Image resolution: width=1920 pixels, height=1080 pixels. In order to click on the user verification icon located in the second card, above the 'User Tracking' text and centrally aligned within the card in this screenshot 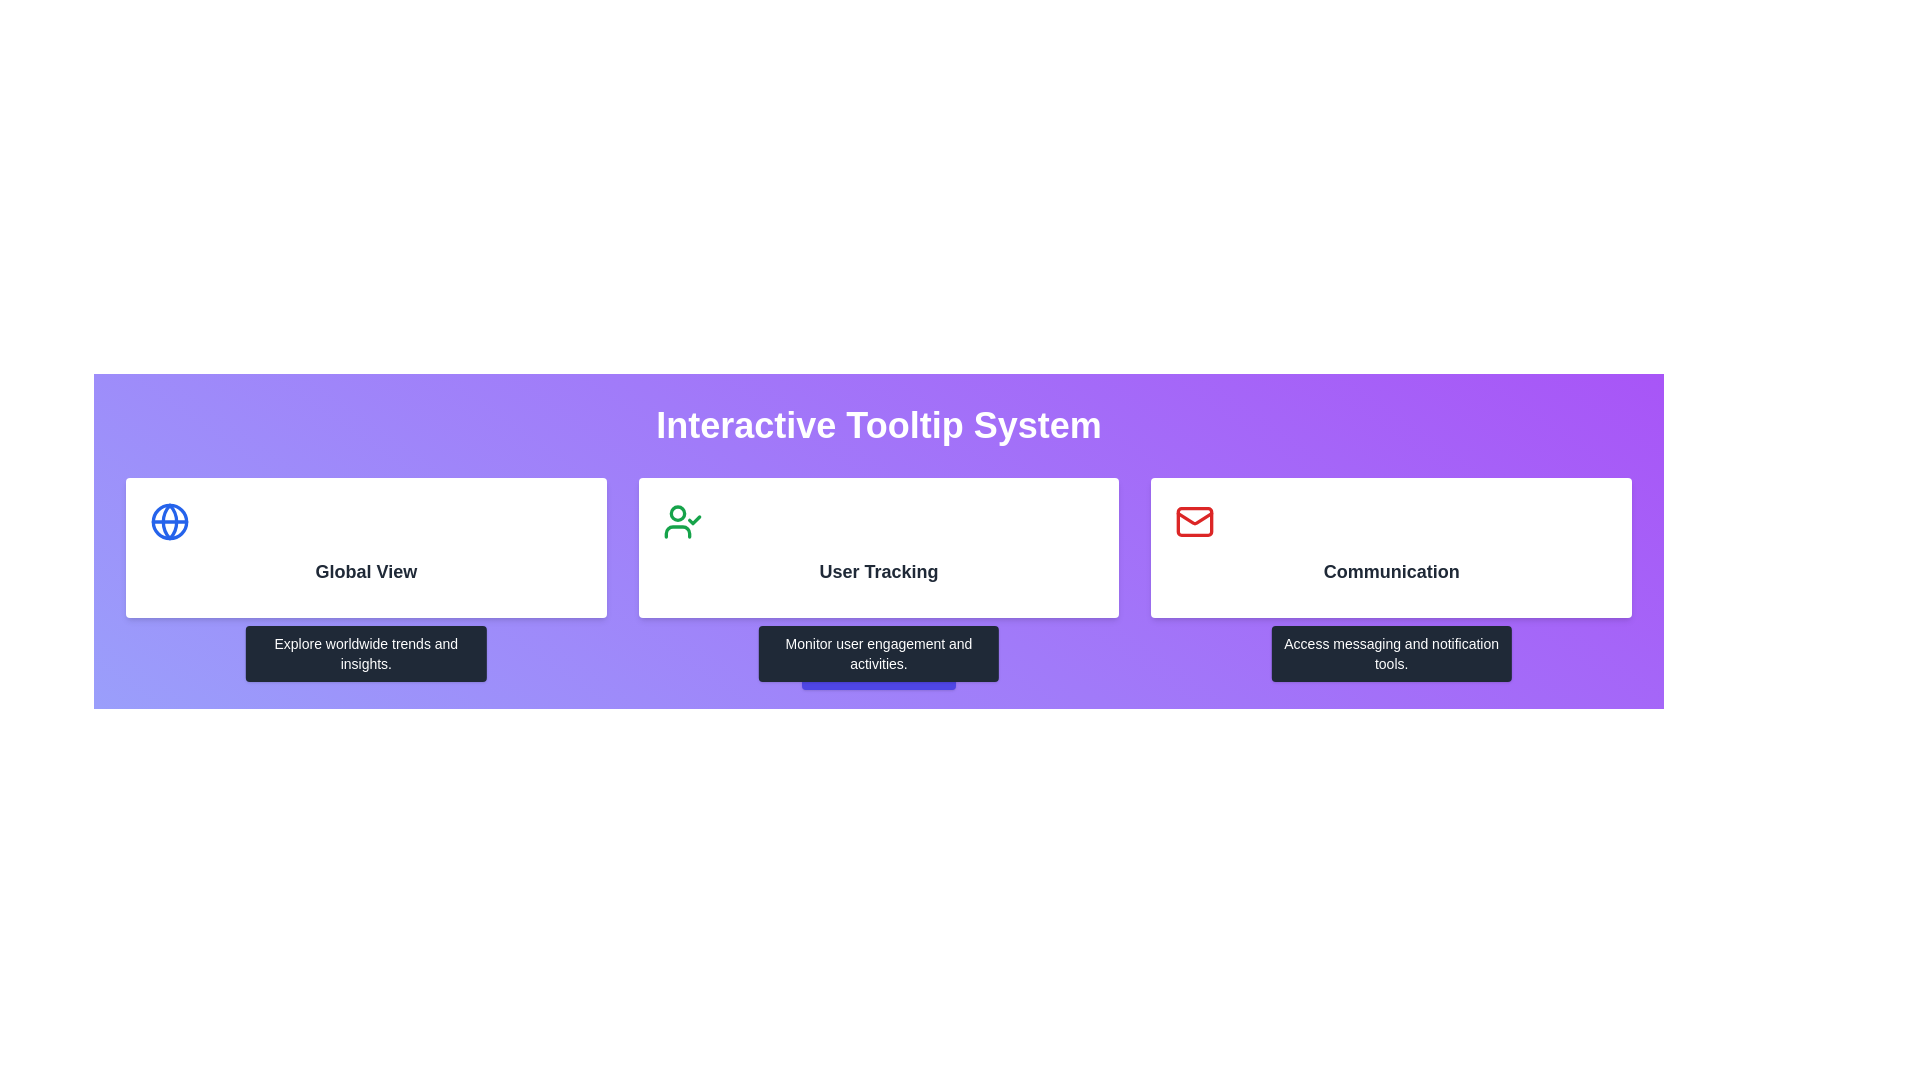, I will do `click(682, 520)`.